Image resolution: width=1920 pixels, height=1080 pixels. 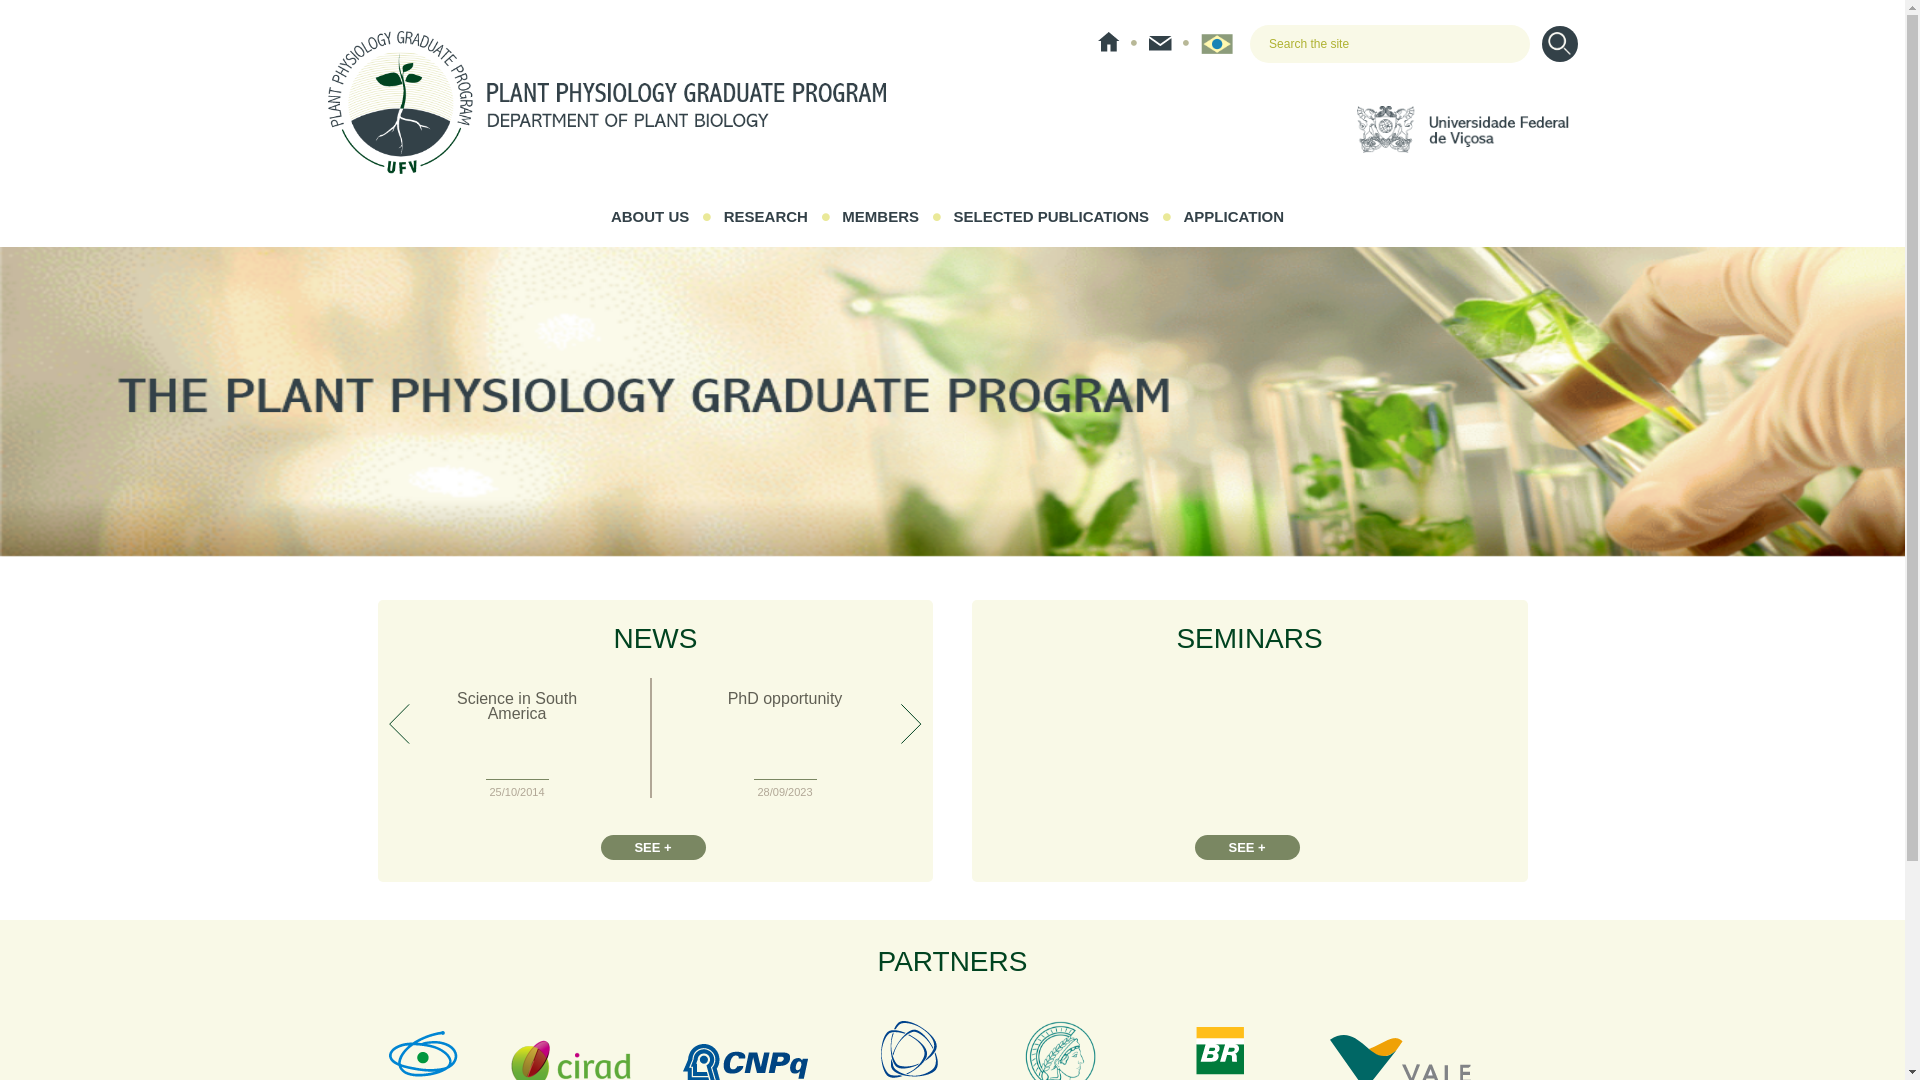 What do you see at coordinates (649, 216) in the screenshot?
I see `'ABOUT US'` at bounding box center [649, 216].